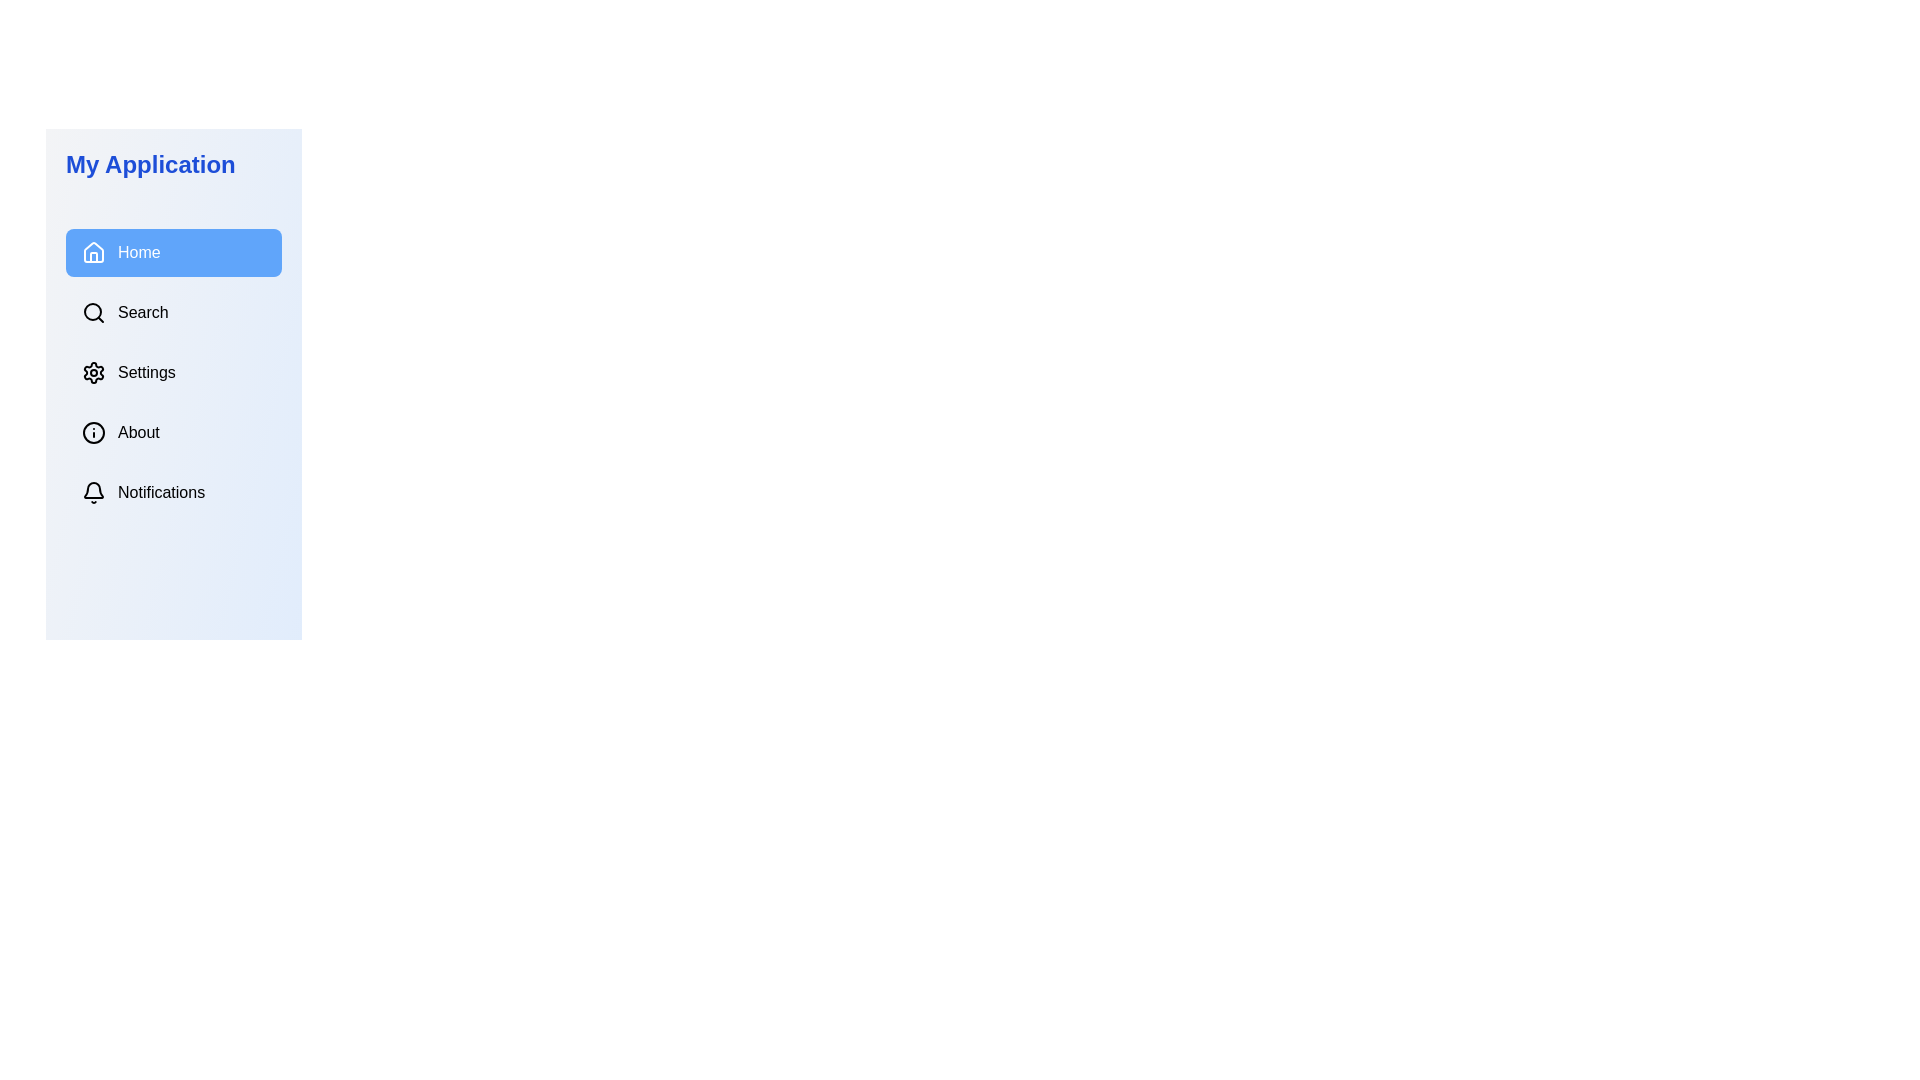 This screenshot has width=1920, height=1080. Describe the element at coordinates (93, 373) in the screenshot. I see `the 'Settings' icon located in the sidebar menu` at that location.